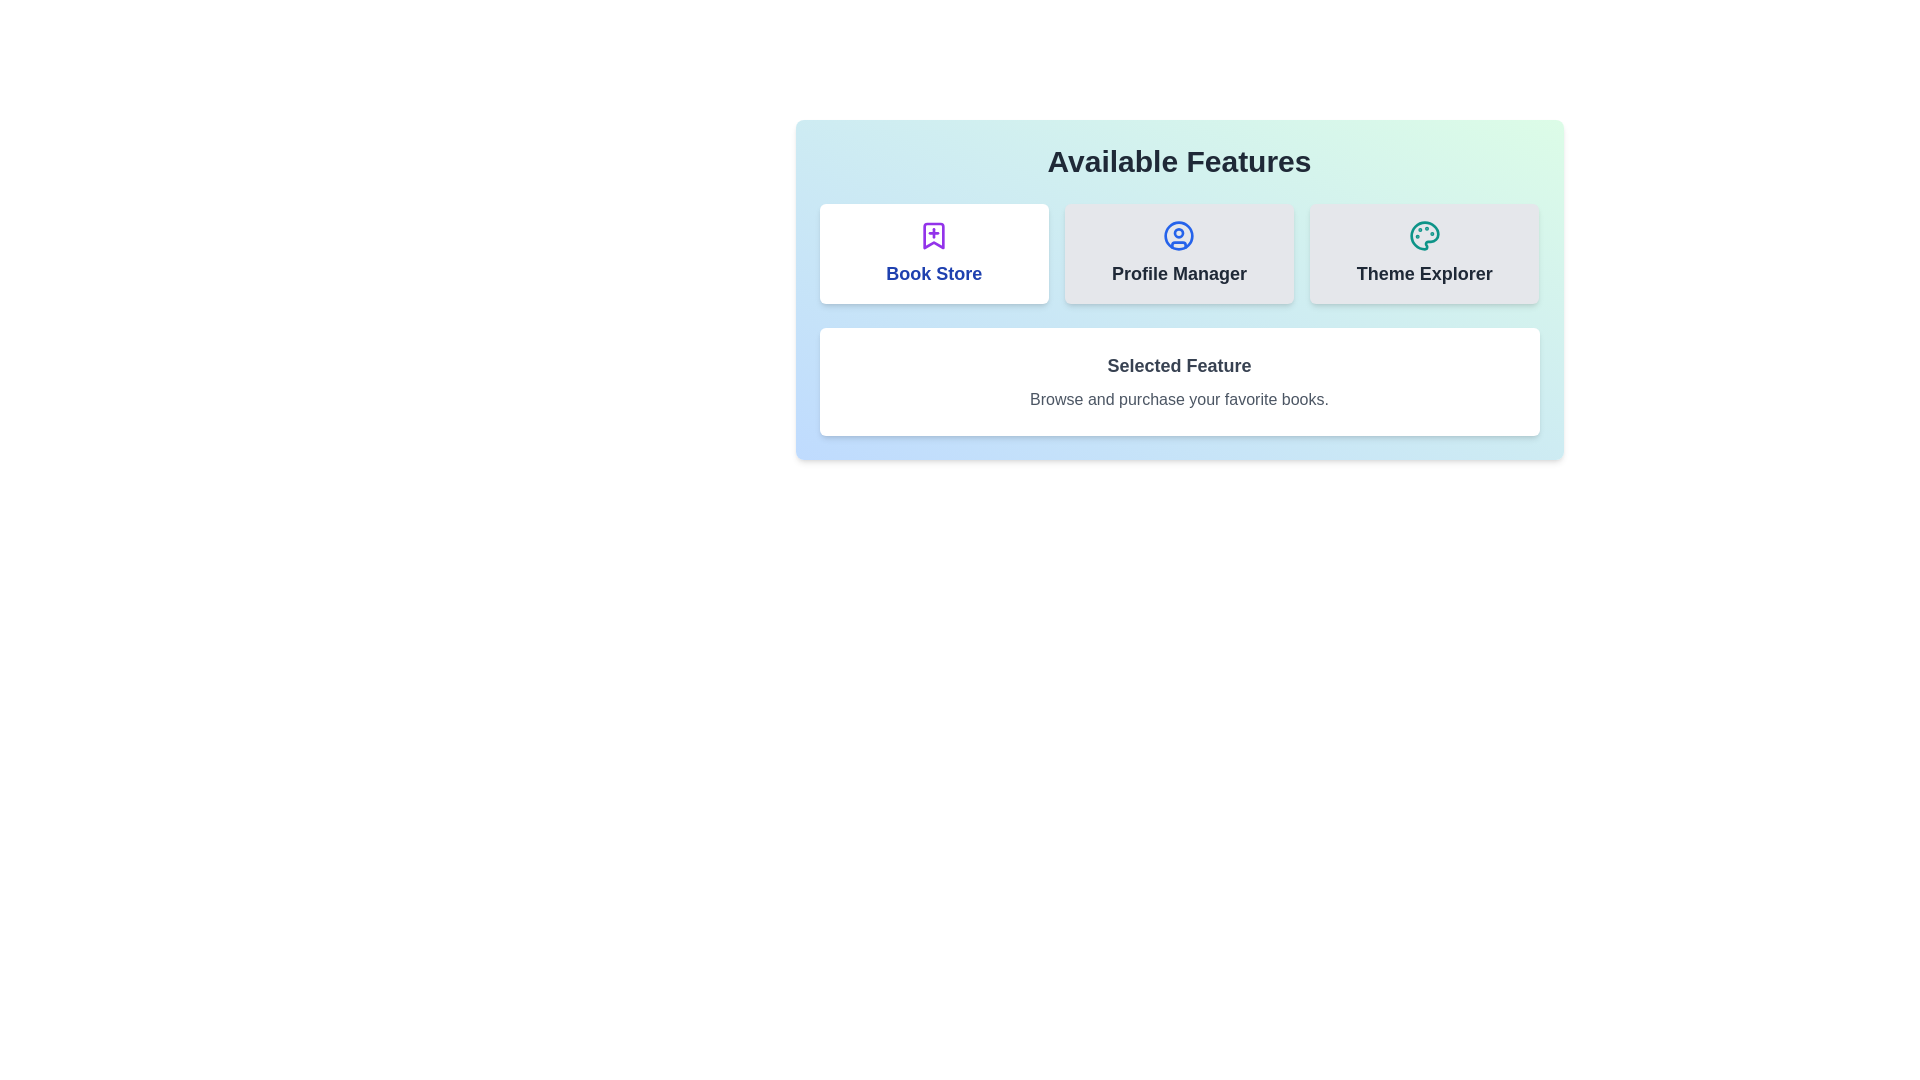 Image resolution: width=1920 pixels, height=1080 pixels. I want to click on the feature selection interface, which includes a header labeled 'Available Features' and a grid of buttons, to trigger visual interactions like hover animations, so click(1179, 289).